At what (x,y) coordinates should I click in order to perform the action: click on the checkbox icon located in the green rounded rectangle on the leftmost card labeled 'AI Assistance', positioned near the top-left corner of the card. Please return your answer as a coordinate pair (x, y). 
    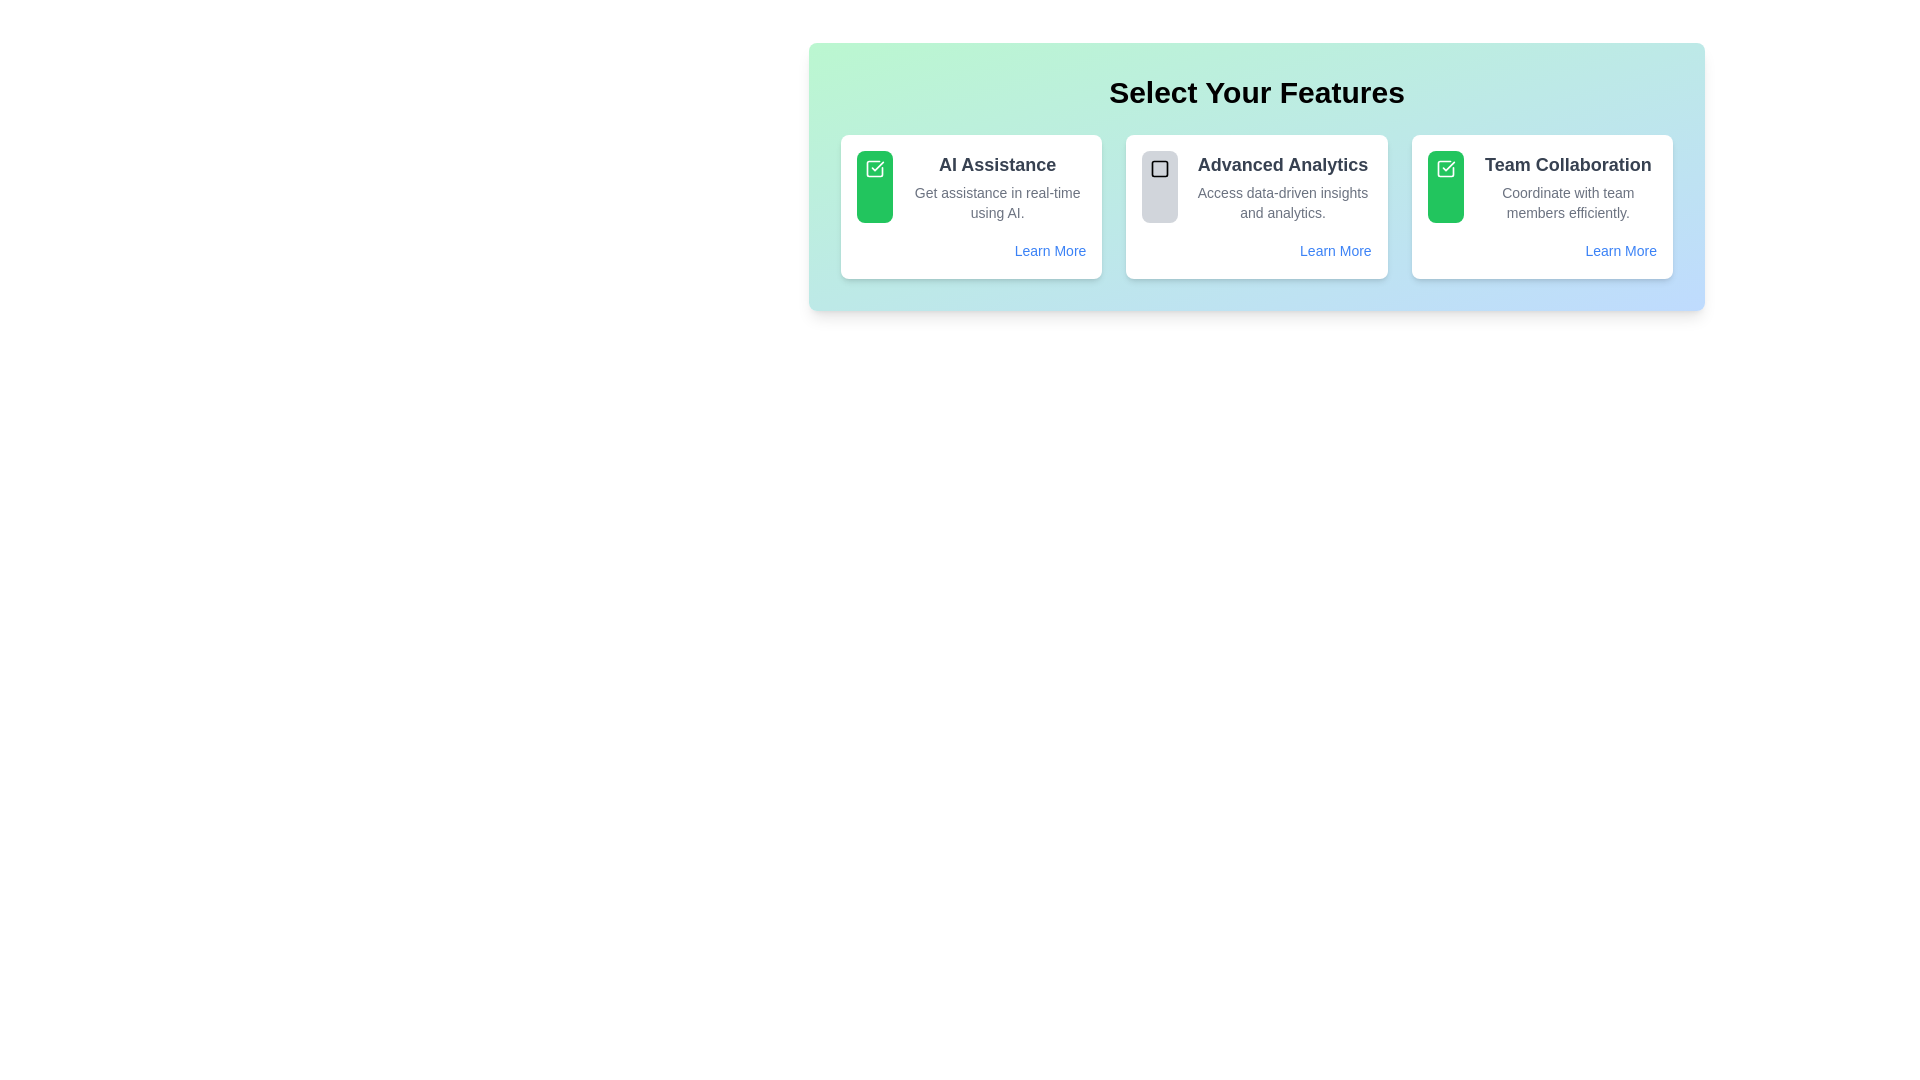
    Looking at the image, I should click on (874, 168).